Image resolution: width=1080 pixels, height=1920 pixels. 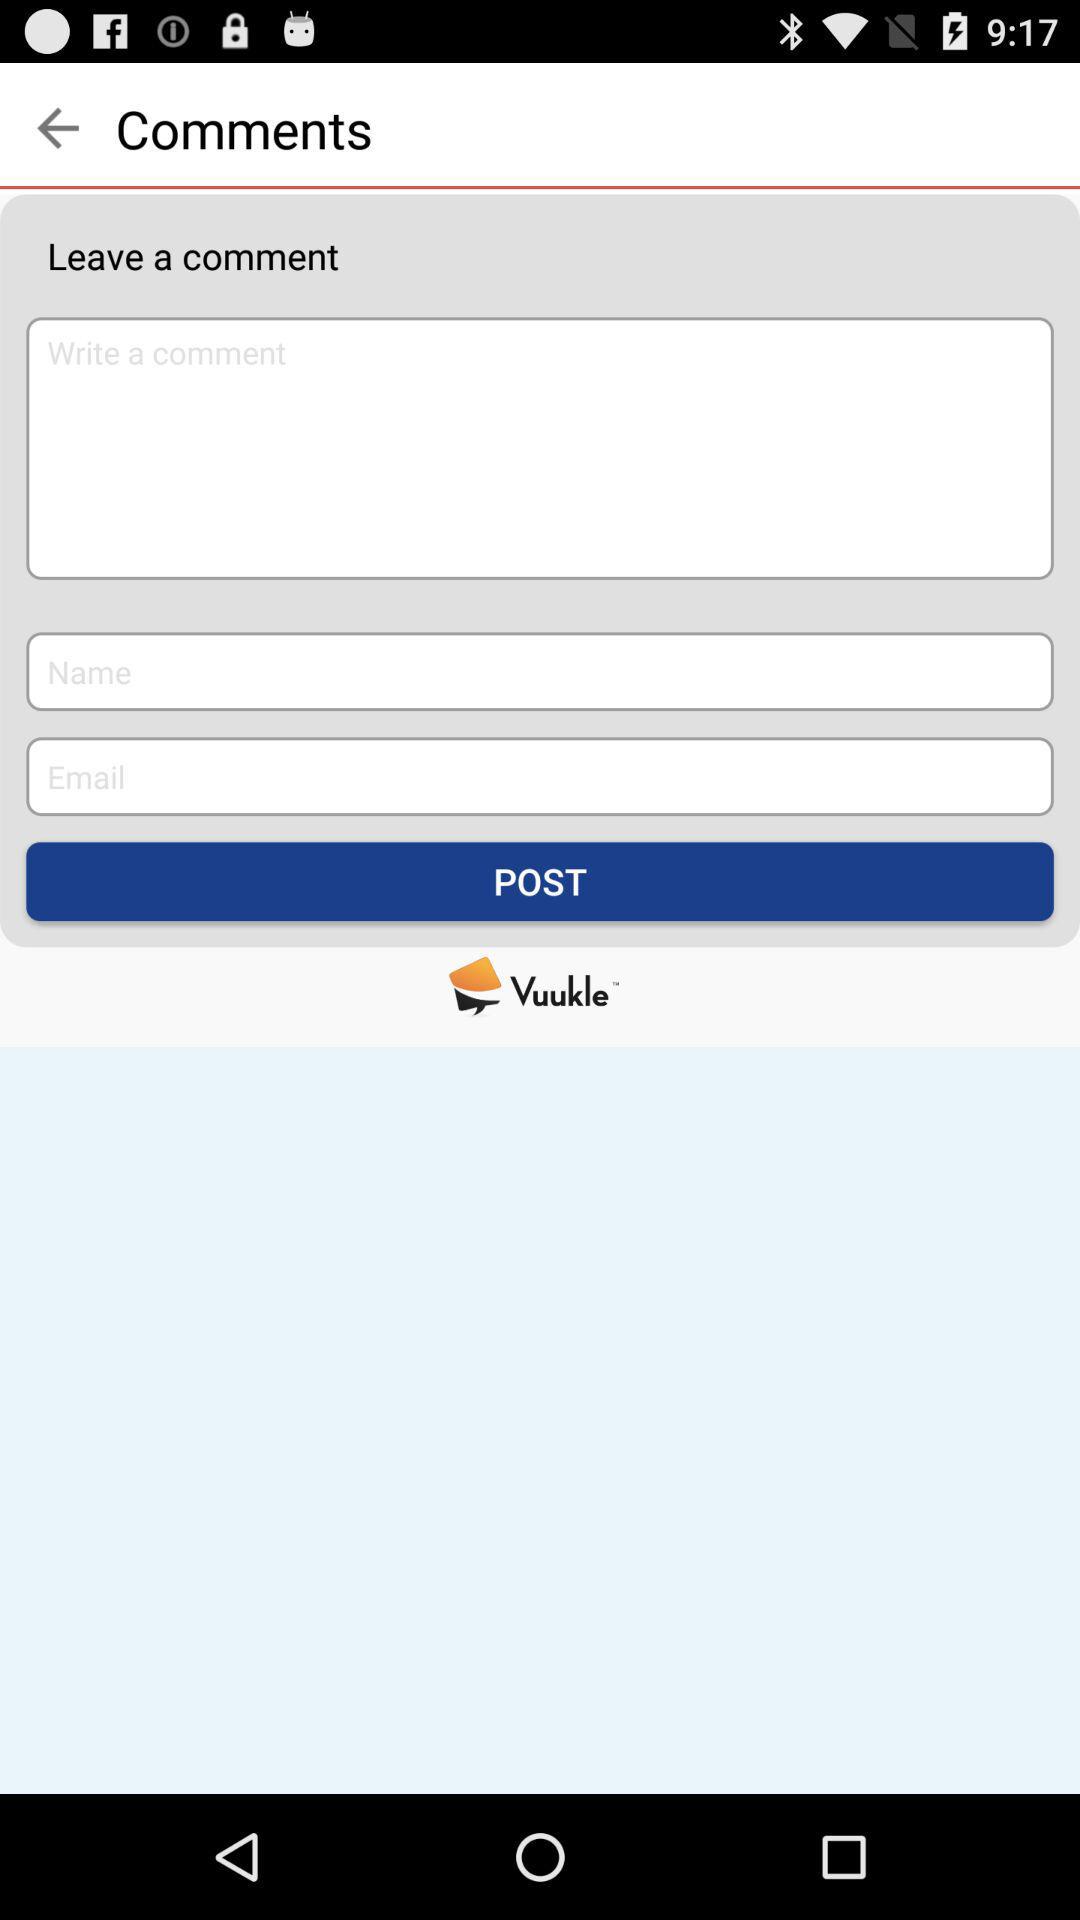 What do you see at coordinates (540, 447) in the screenshot?
I see `write comment` at bounding box center [540, 447].